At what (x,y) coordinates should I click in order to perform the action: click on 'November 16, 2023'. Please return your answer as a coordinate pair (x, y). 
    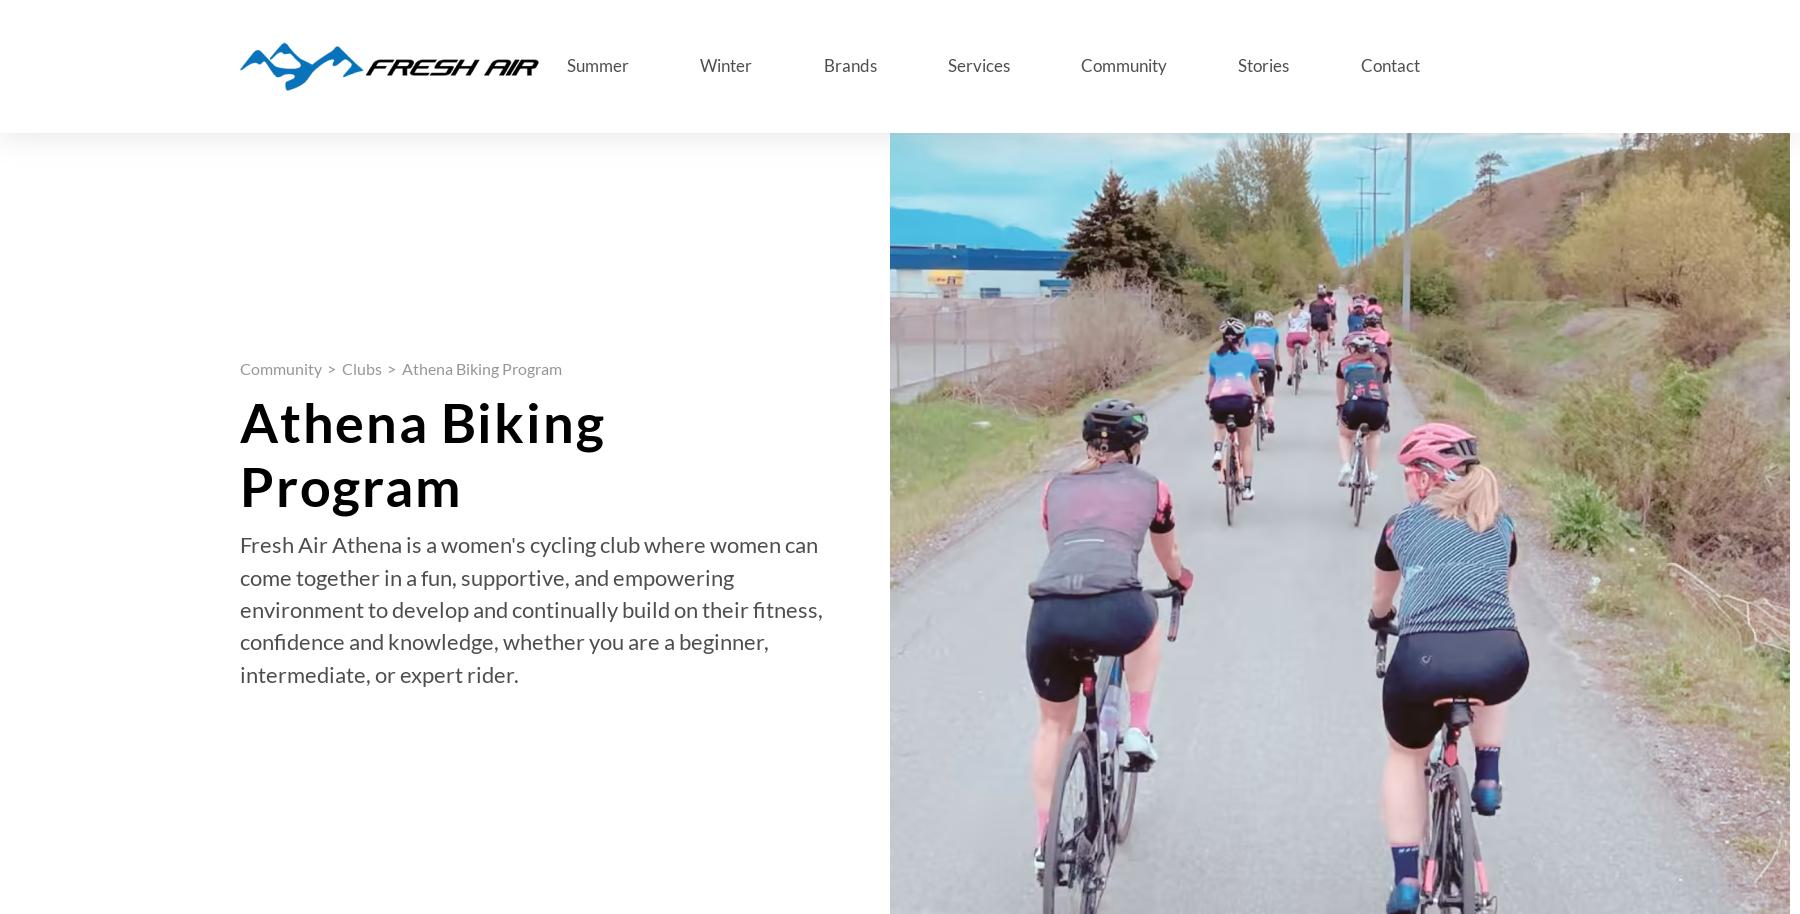
    Looking at the image, I should click on (597, 760).